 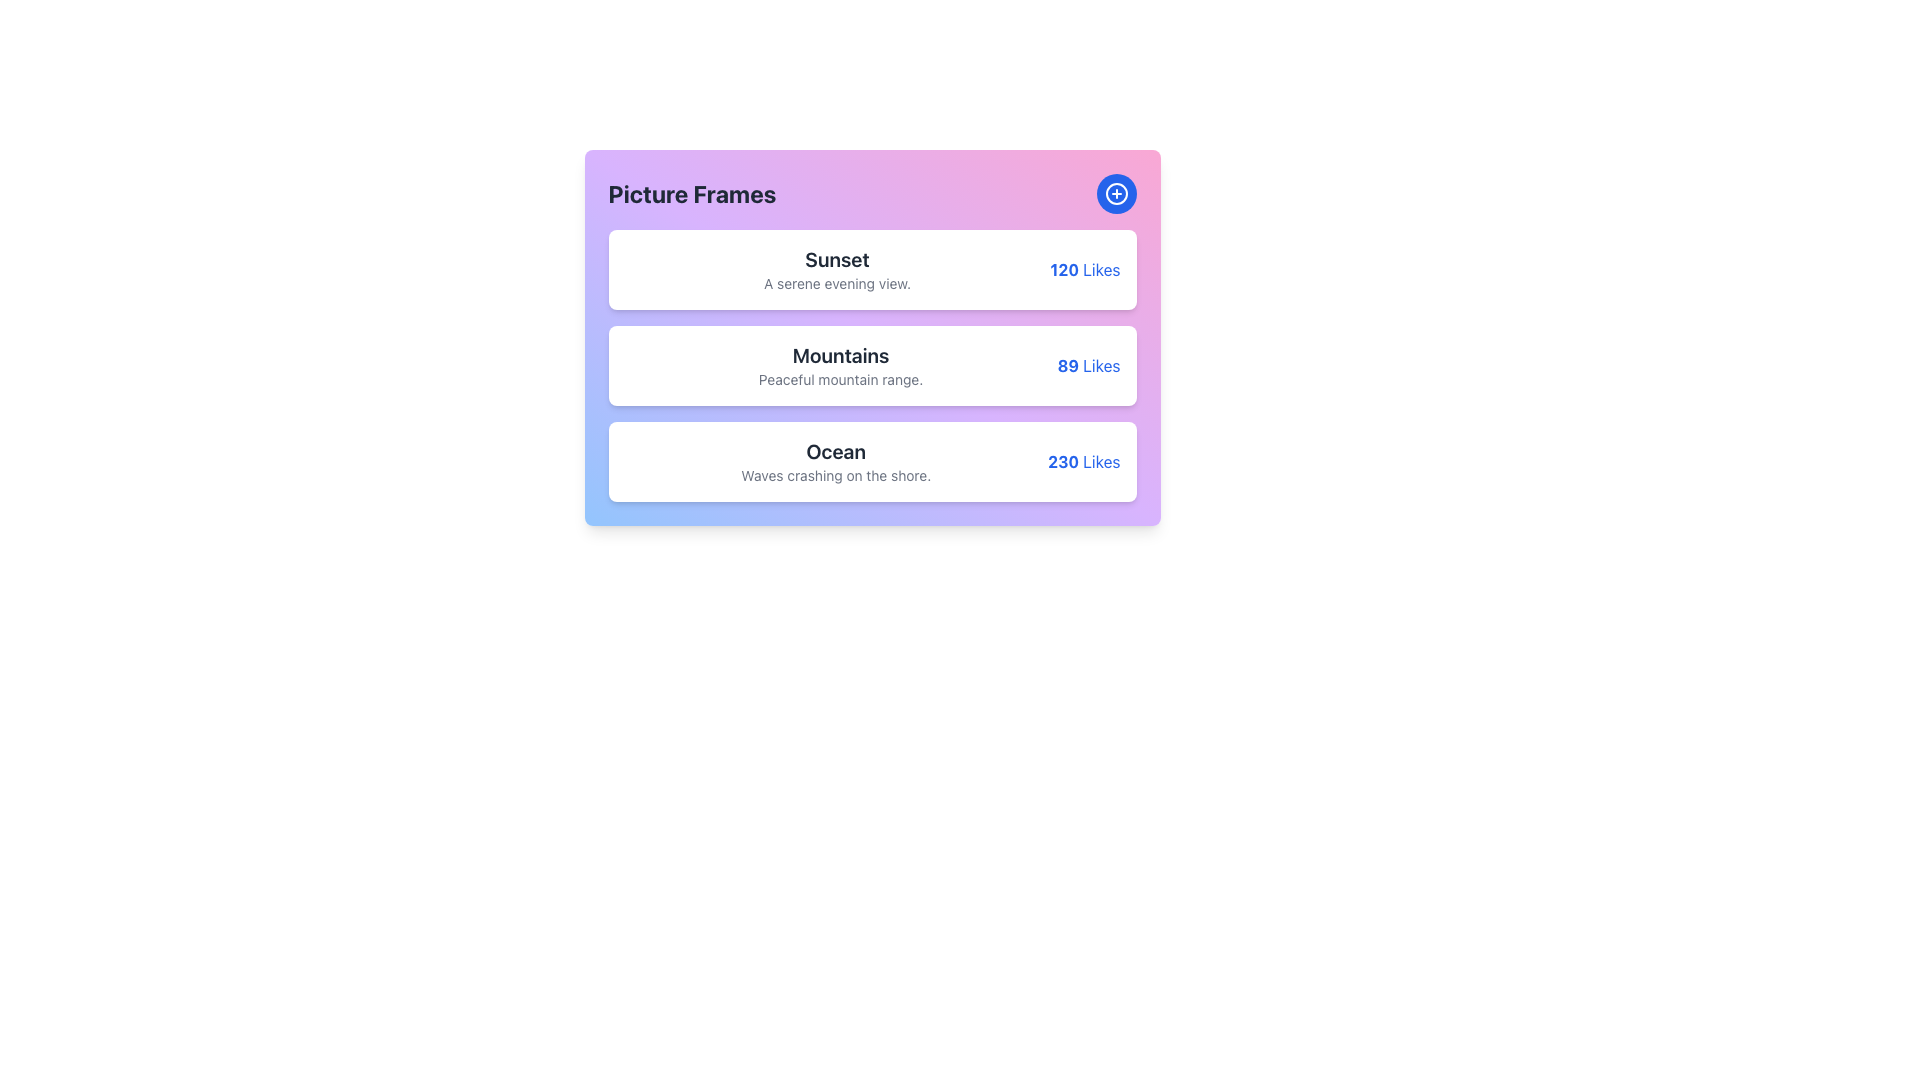 I want to click on the Information Card displaying details about 'Mountains', which is the second card in a vertical list of three cards, positioned below the 'Sunset' card and above the 'Ocean' card, so click(x=872, y=366).